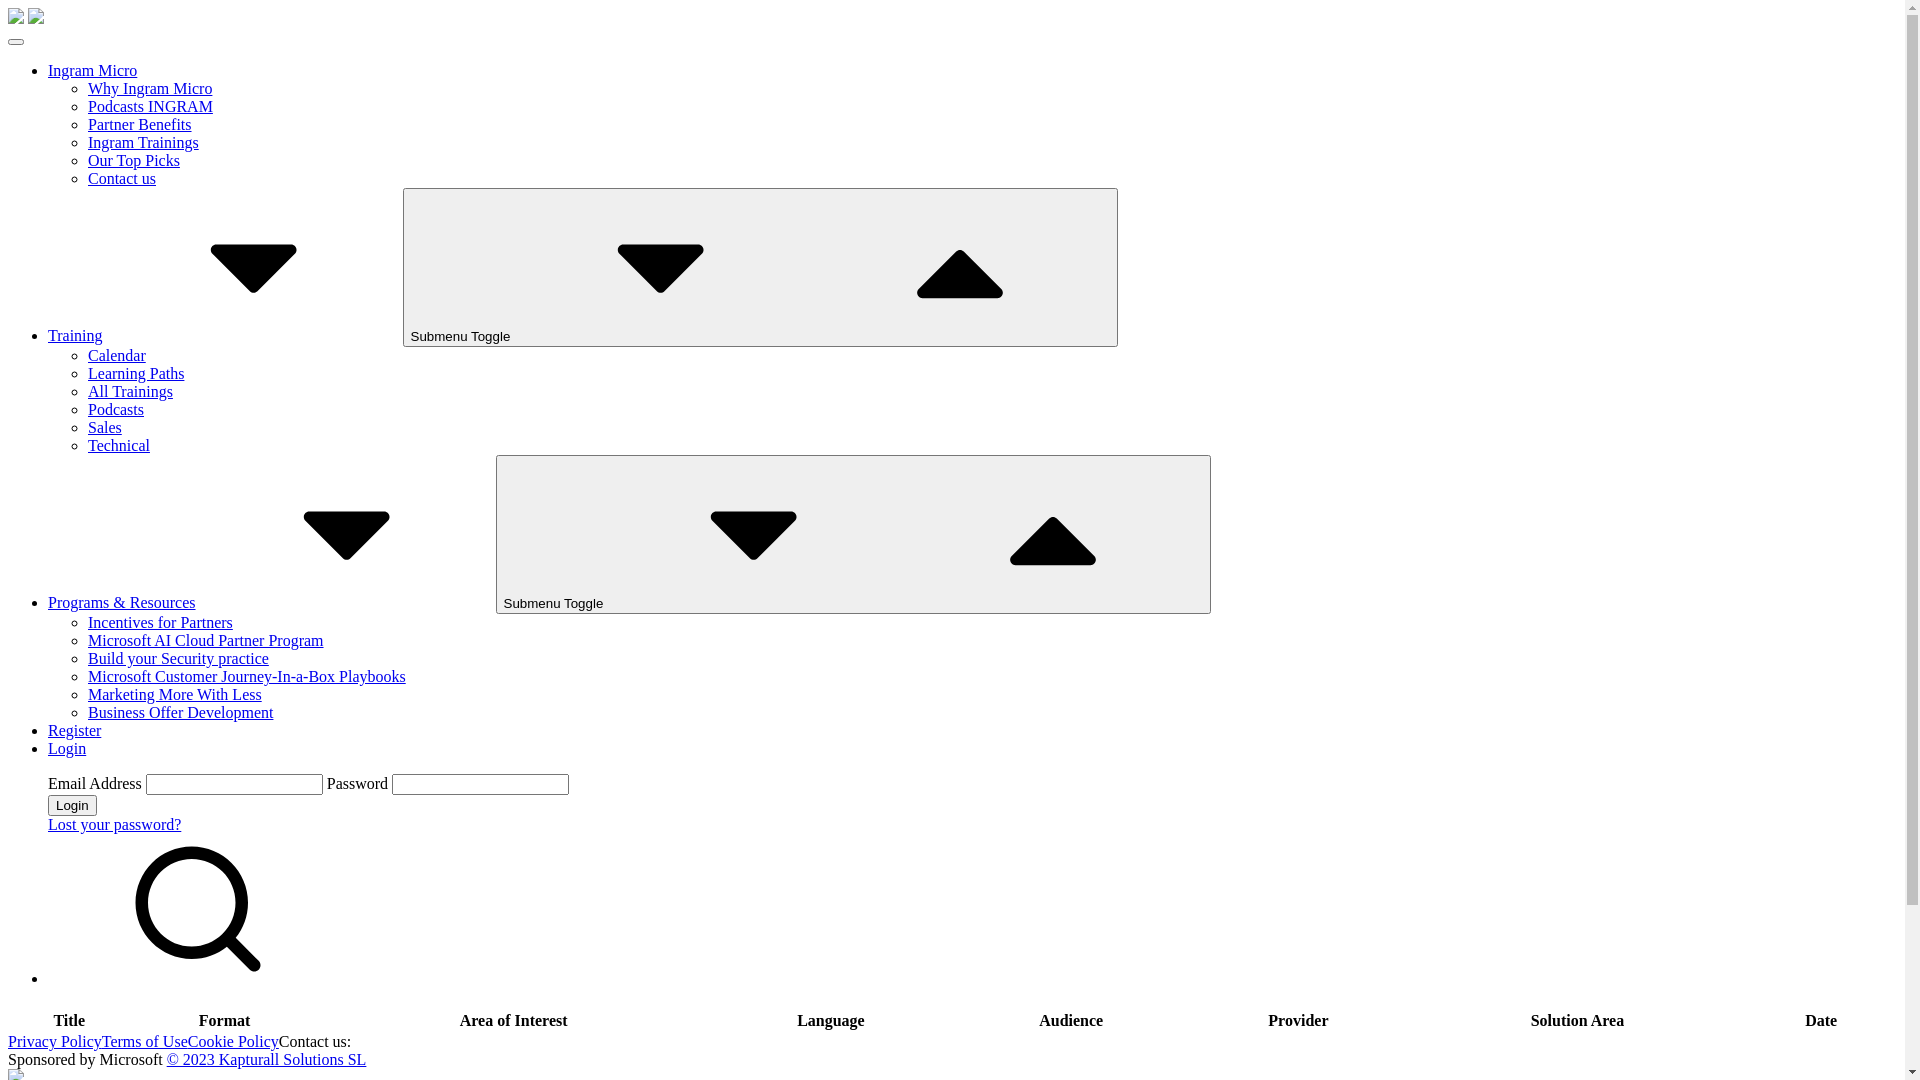  I want to click on 'Register', so click(74, 730).